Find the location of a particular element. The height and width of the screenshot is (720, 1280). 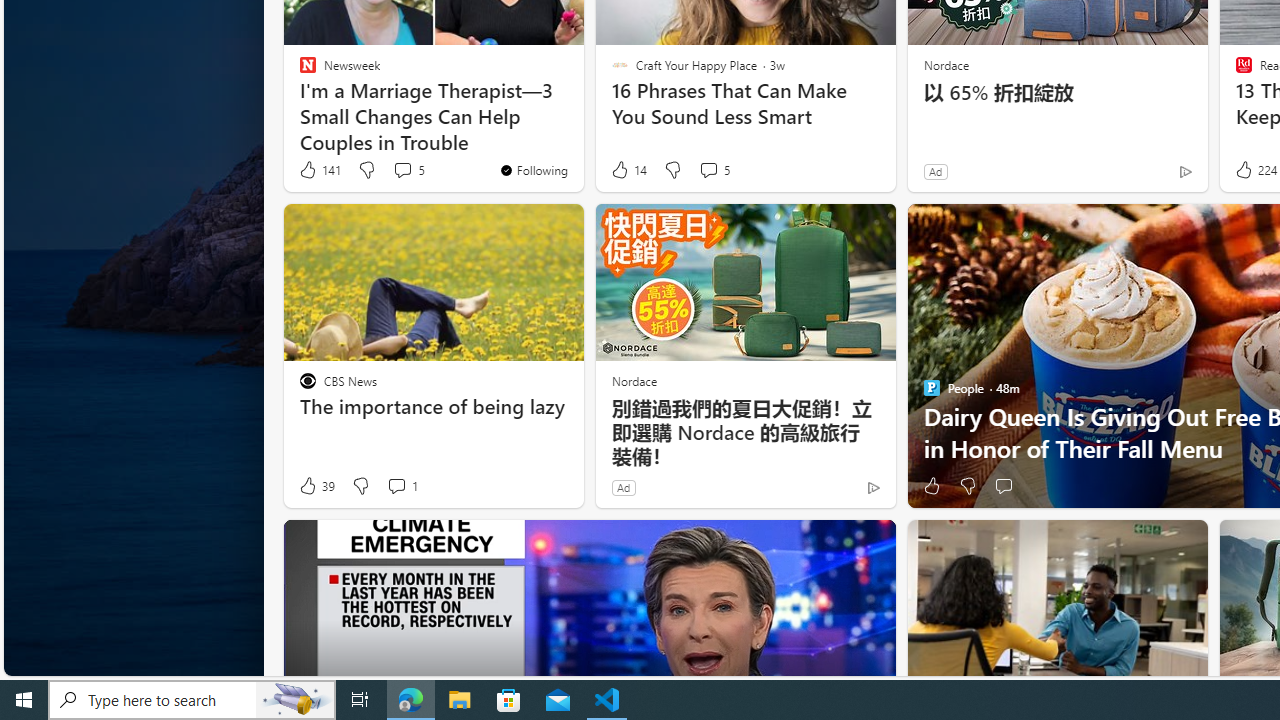

'14 Like' is located at coordinates (627, 169).